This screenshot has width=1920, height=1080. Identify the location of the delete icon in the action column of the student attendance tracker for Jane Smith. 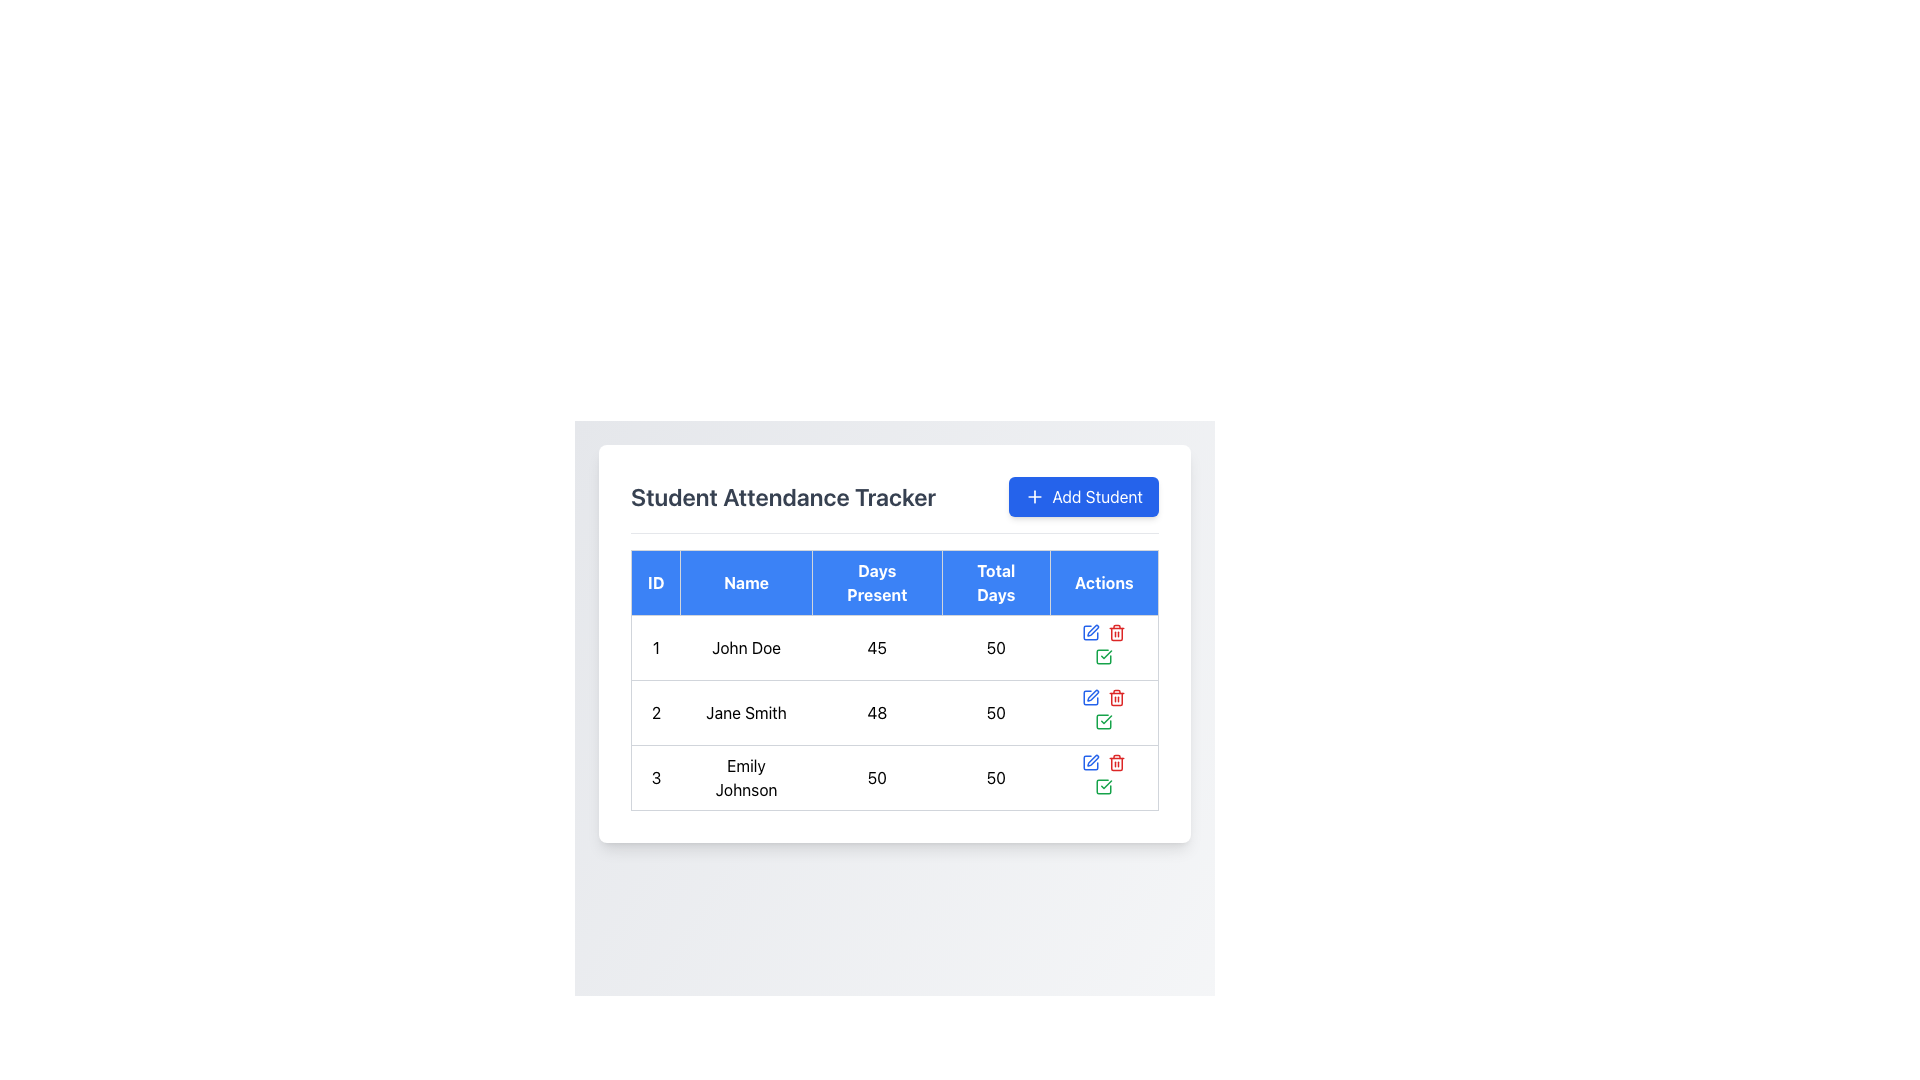
(1116, 698).